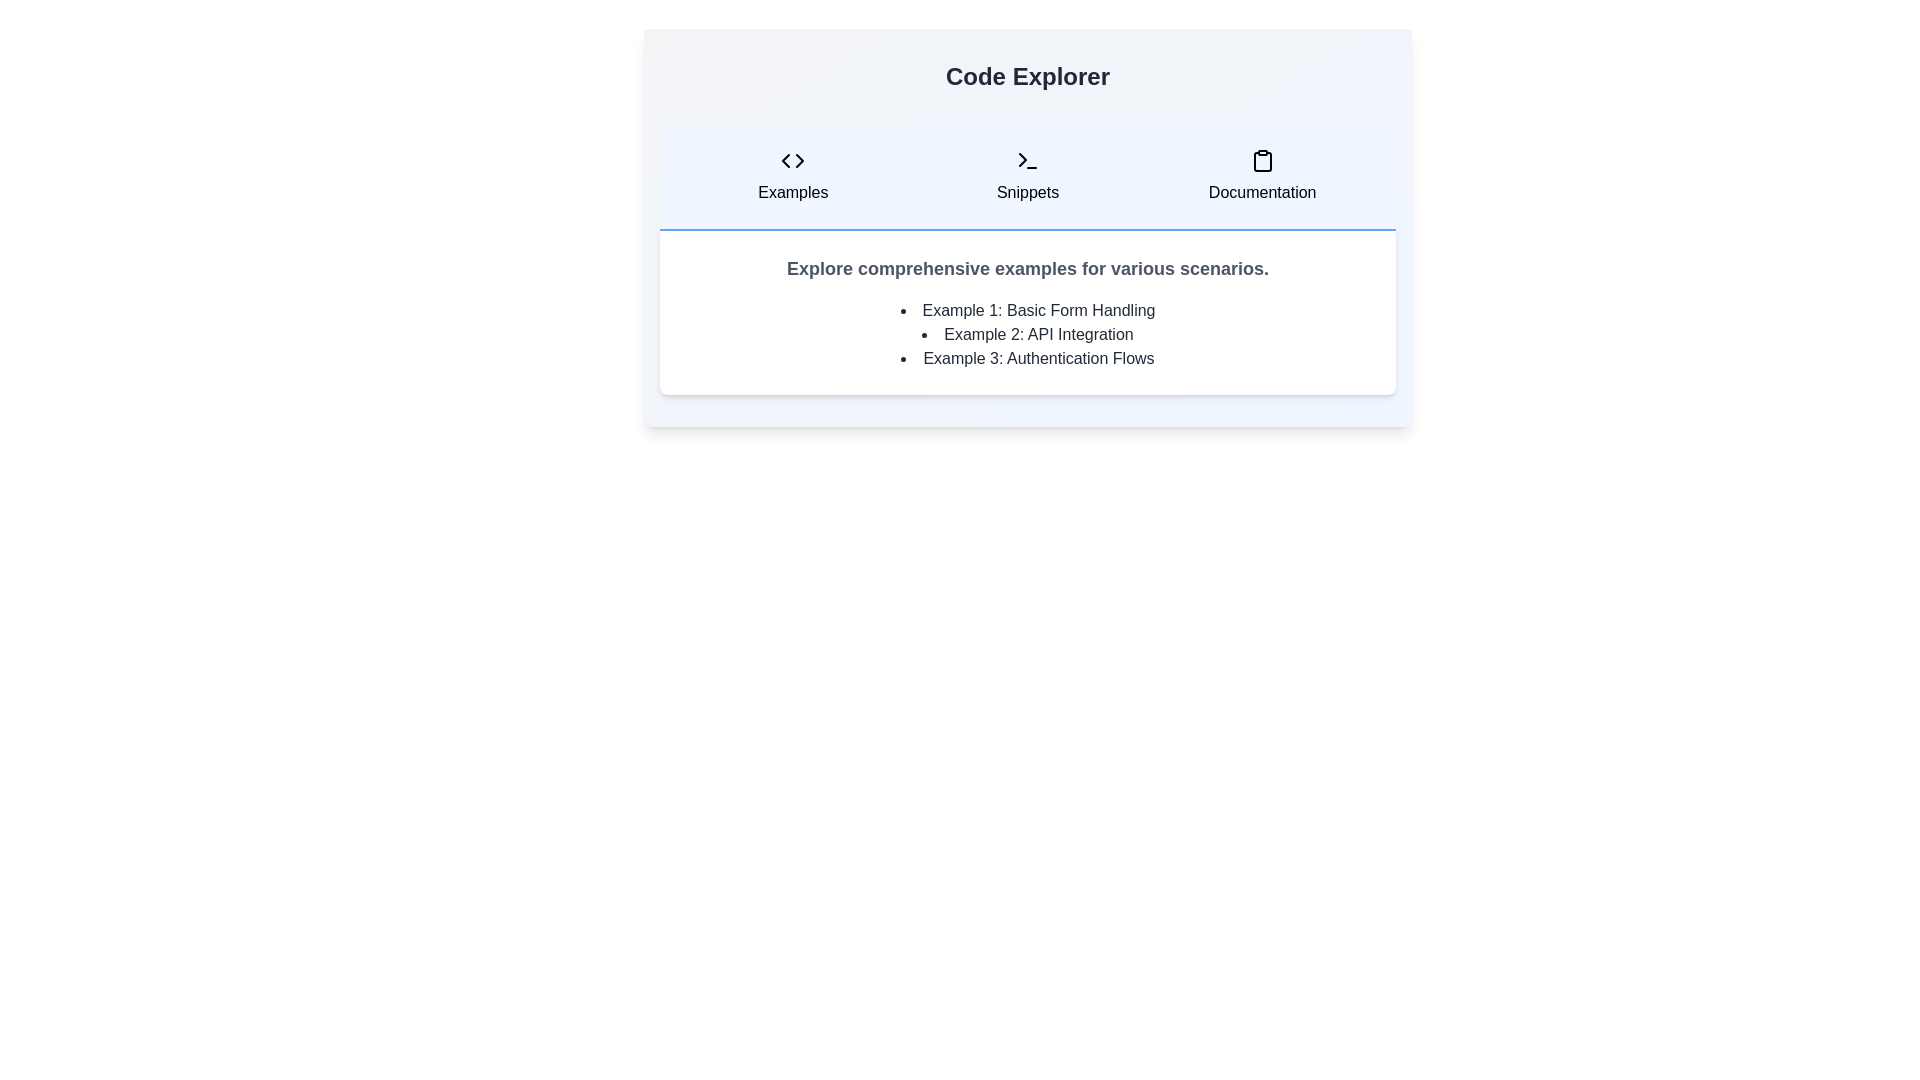 The height and width of the screenshot is (1080, 1920). Describe the element at coordinates (800, 160) in the screenshot. I see `the right-hand arrow graphical icon within the Code Explorer interface, which is styled with sharp edges and is part of a pair of arrows` at that location.